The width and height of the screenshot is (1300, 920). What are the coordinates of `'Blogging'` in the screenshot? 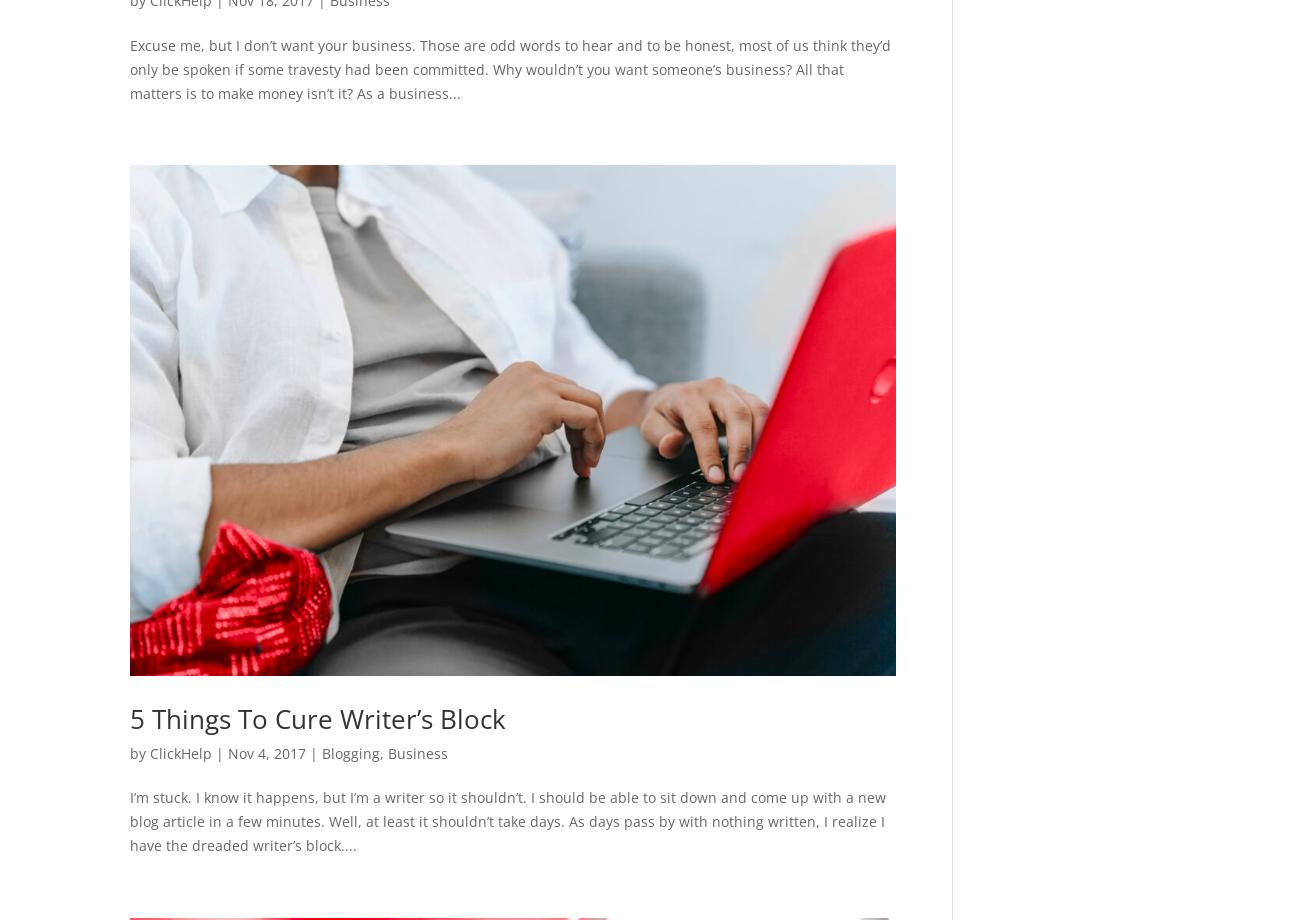 It's located at (350, 752).